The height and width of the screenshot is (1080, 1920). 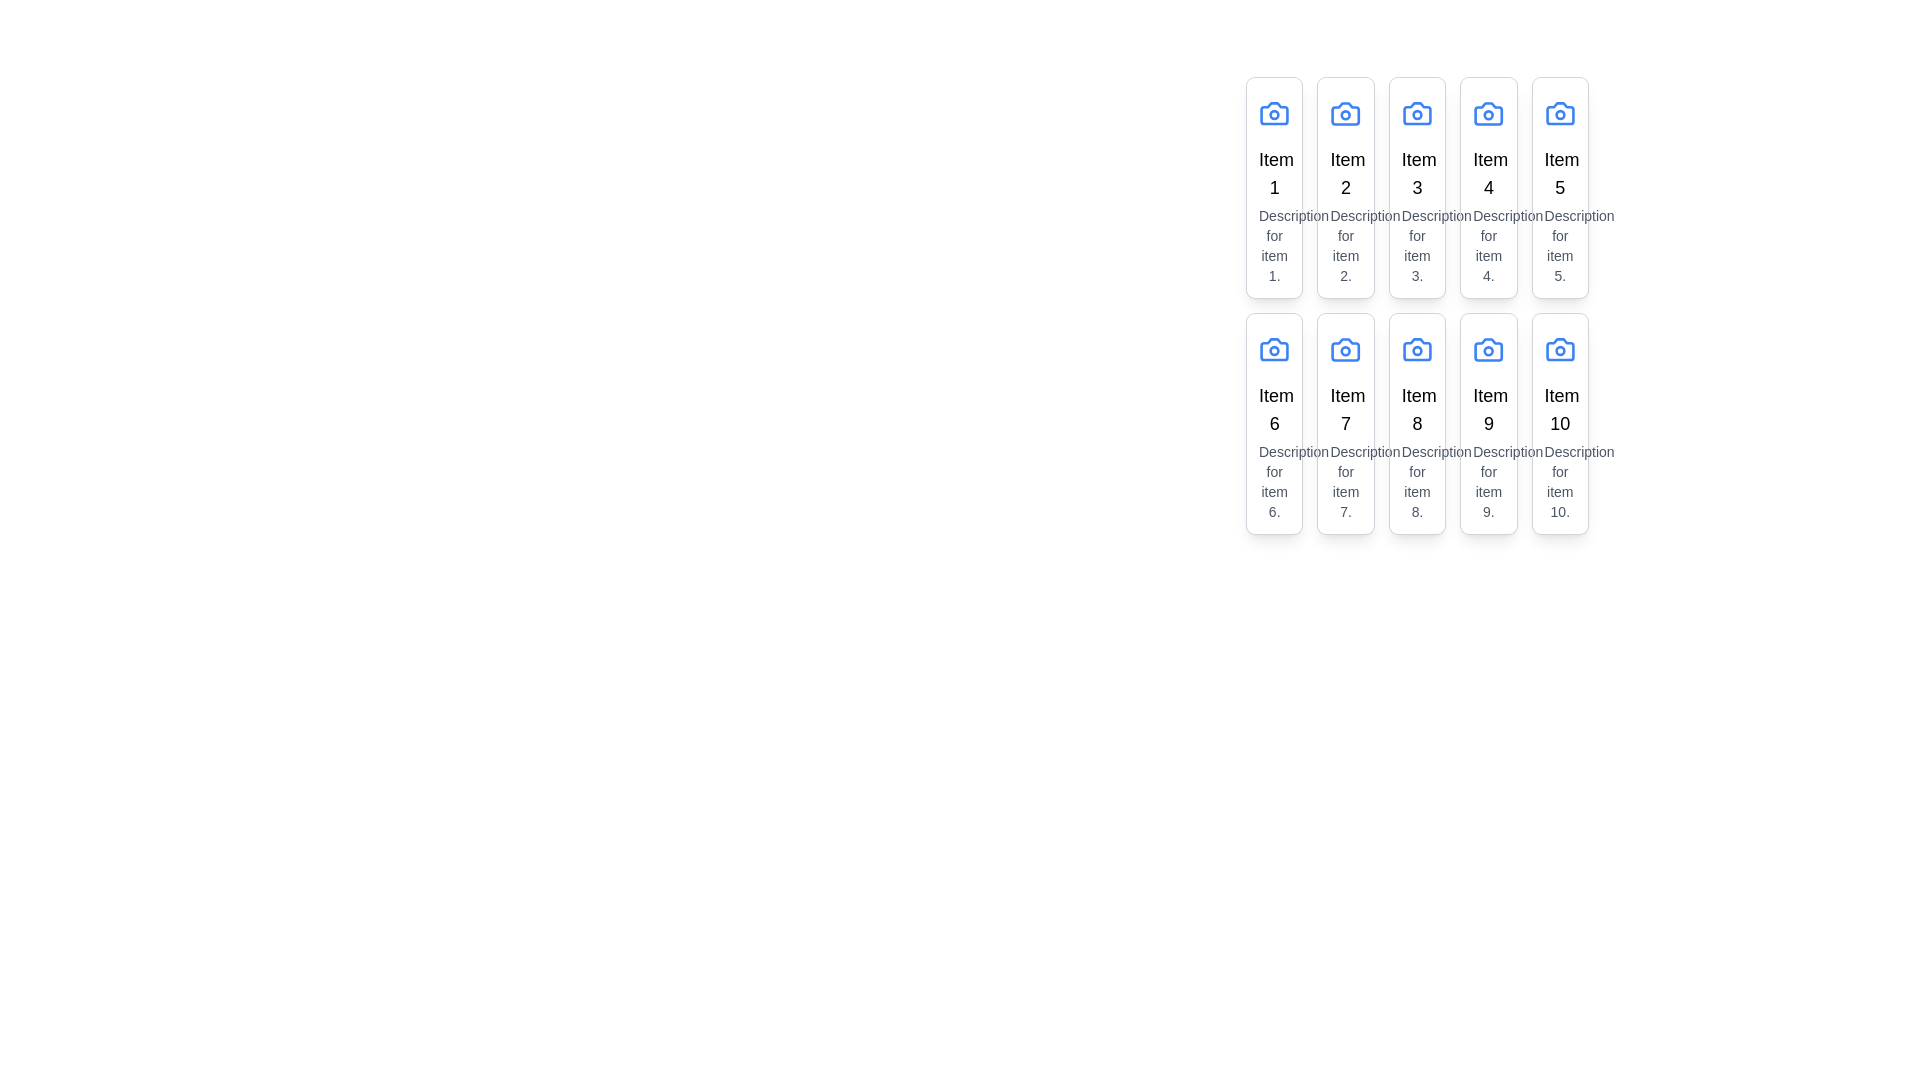 I want to click on the fifth card in the grid that represents 'Item 5' to trigger interactions, so click(x=1559, y=188).